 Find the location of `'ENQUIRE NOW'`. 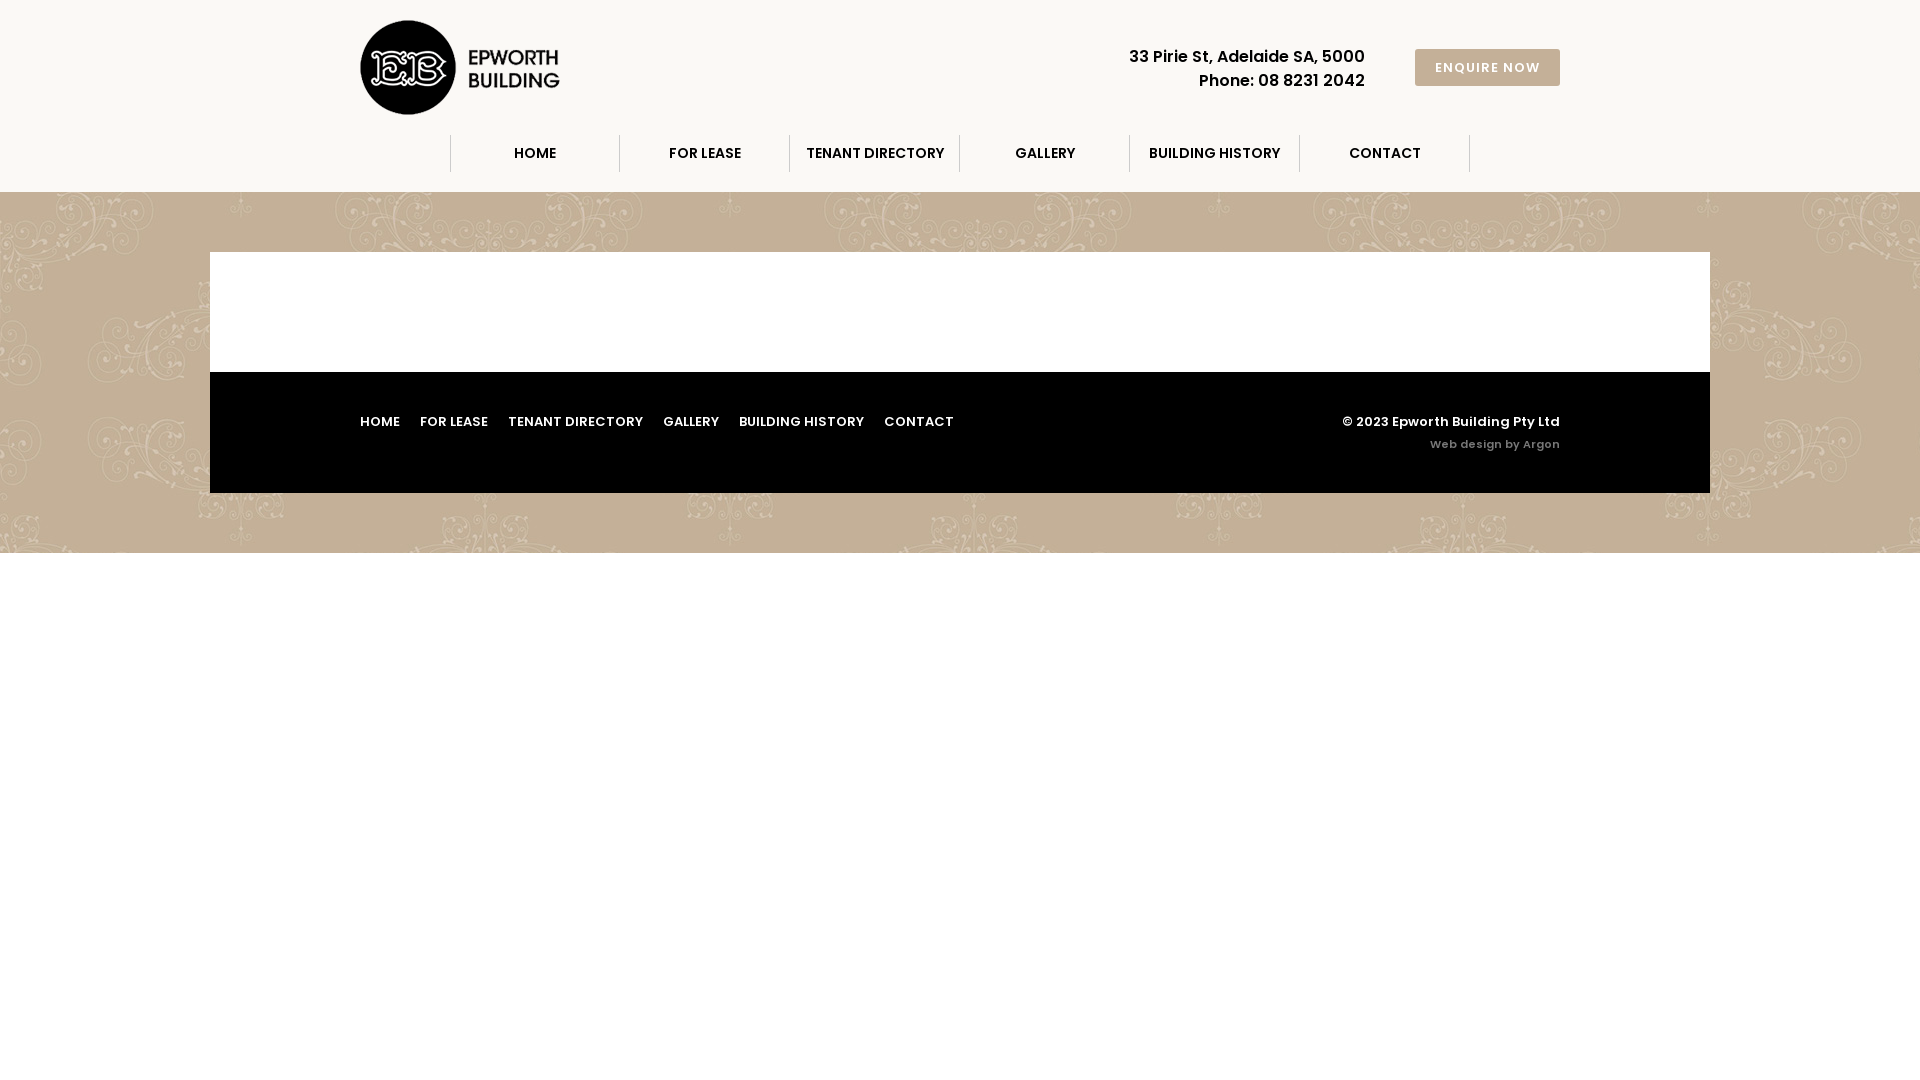

'ENQUIRE NOW' is located at coordinates (1487, 66).